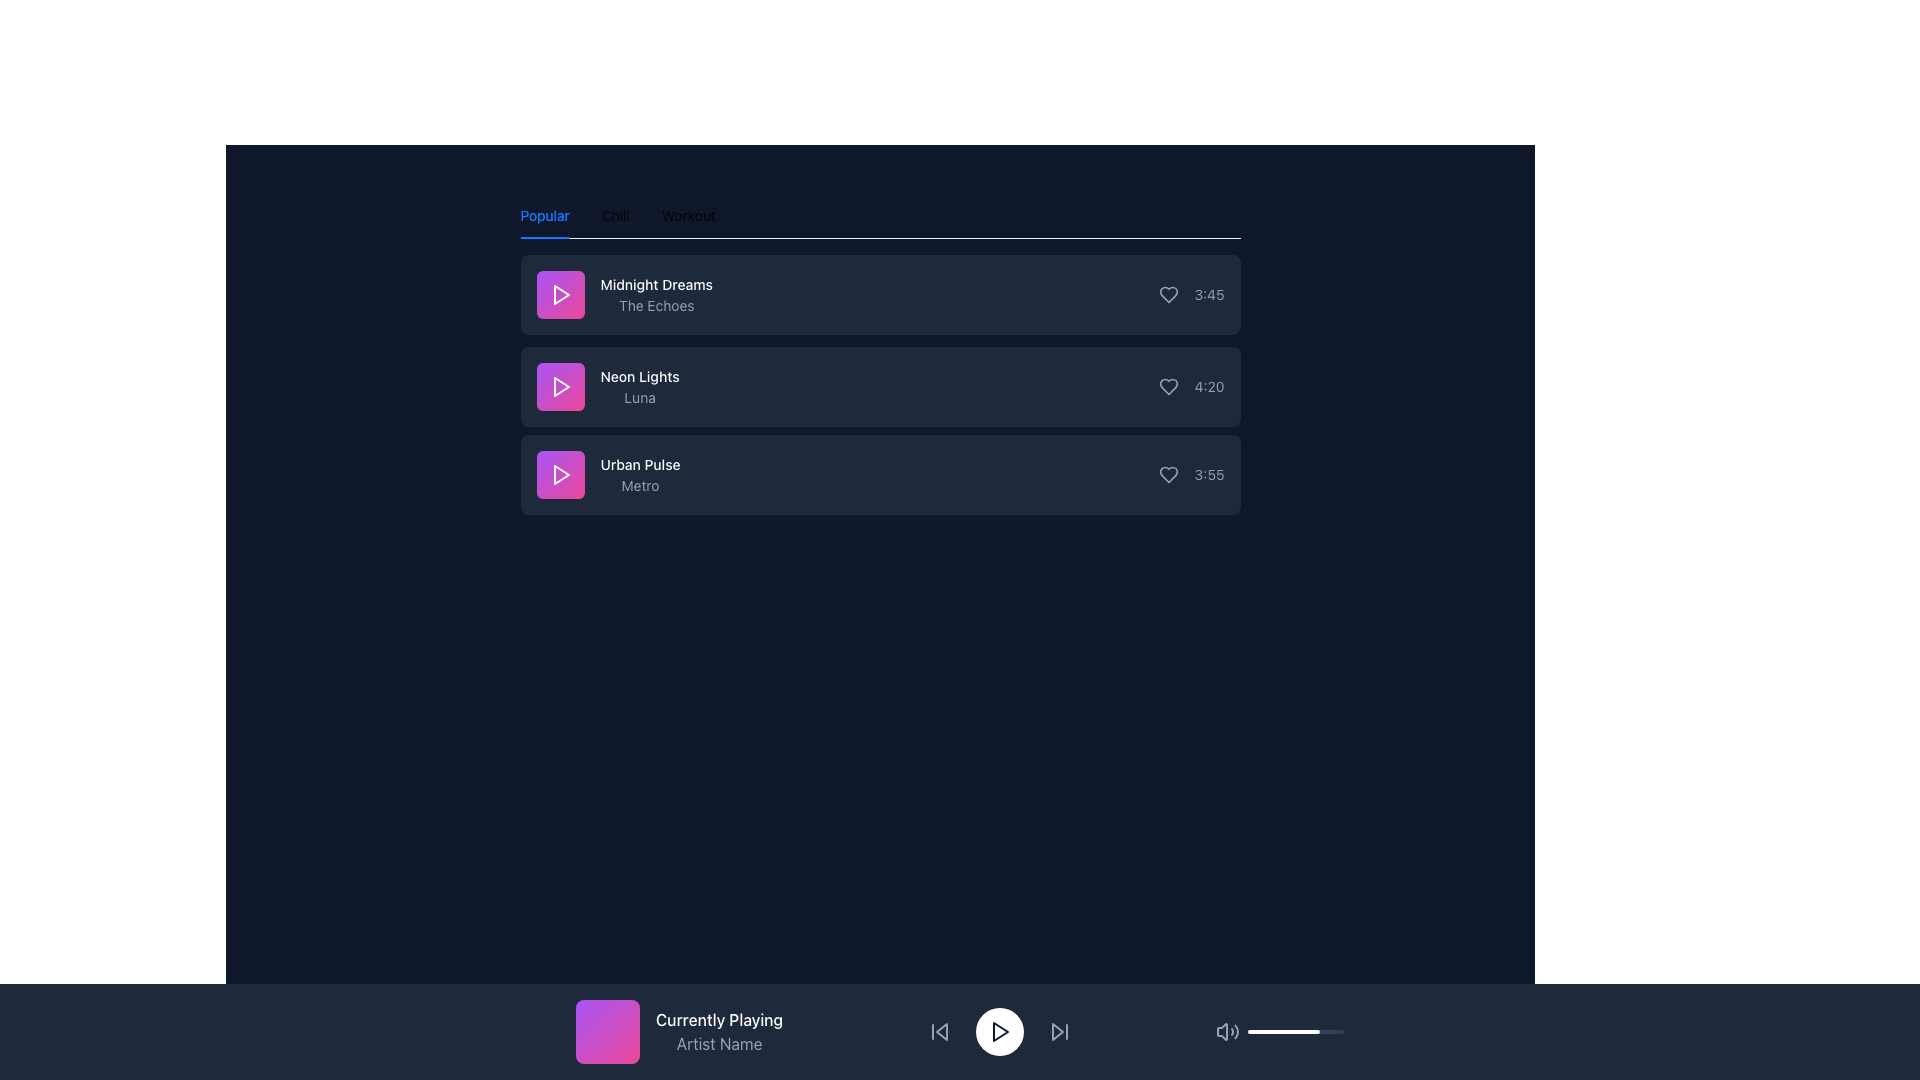 The image size is (1920, 1080). What do you see at coordinates (1168, 386) in the screenshot?
I see `the heart-shaped icon button for the song 'Neon Lights' by 'Luna'` at bounding box center [1168, 386].